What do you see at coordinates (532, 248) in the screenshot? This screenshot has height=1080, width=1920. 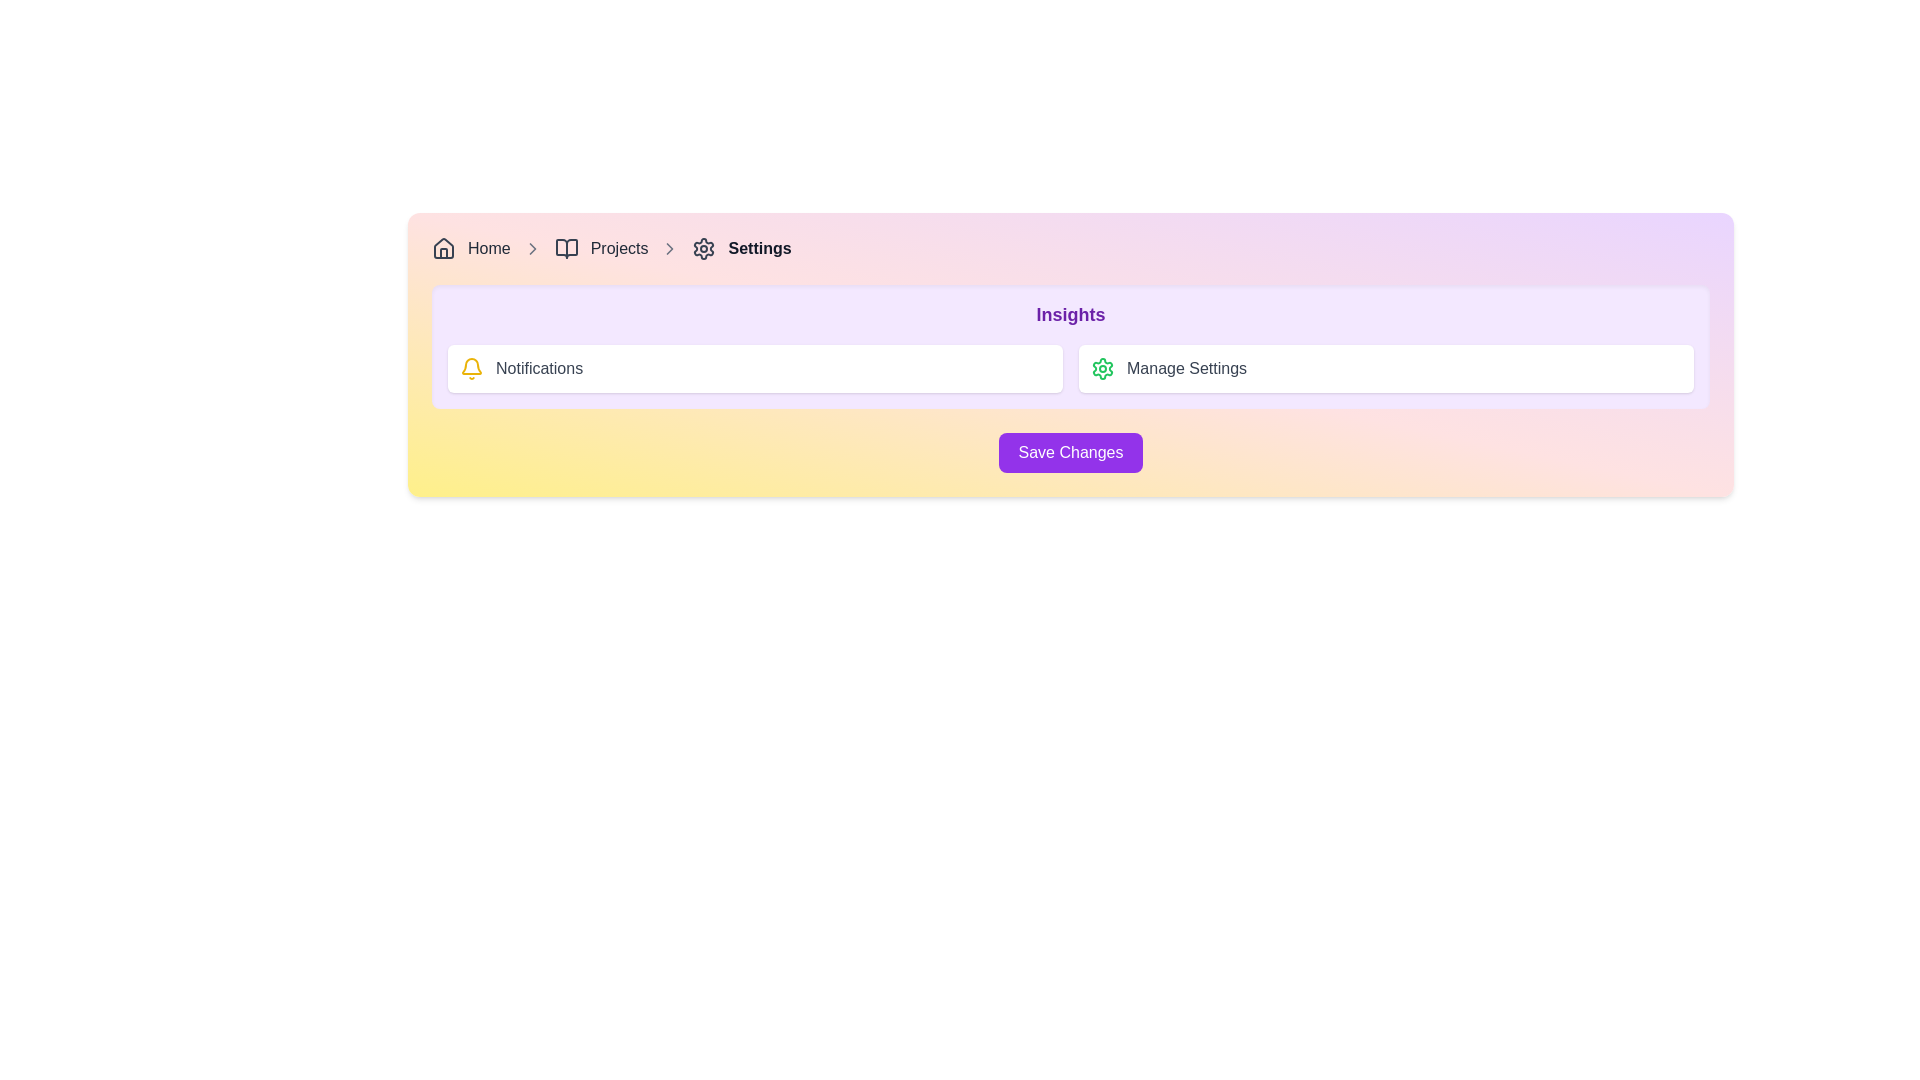 I see `the right-pointing chevron icon in the breadcrumb navigation bar, located between the 'Home' and 'Projects' links` at bounding box center [532, 248].